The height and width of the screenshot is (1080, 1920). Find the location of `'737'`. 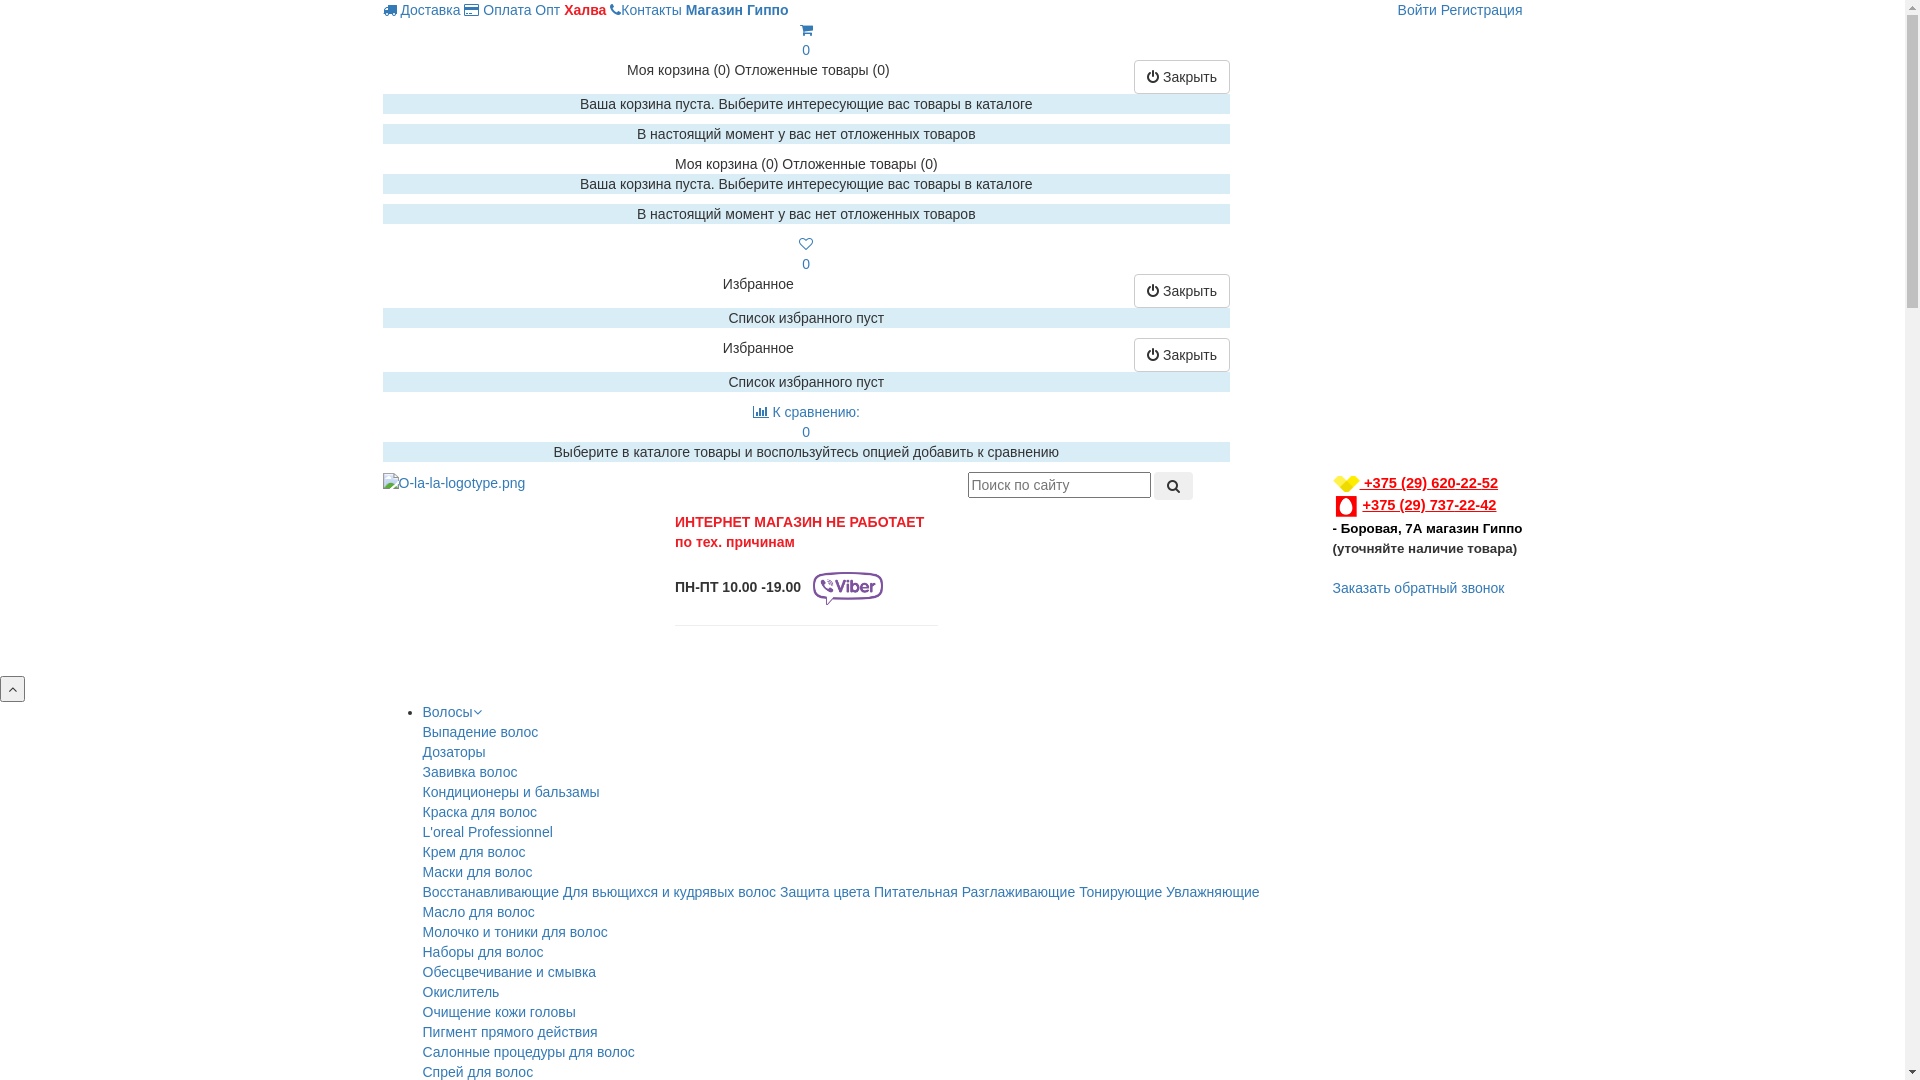

'737' is located at coordinates (1440, 504).